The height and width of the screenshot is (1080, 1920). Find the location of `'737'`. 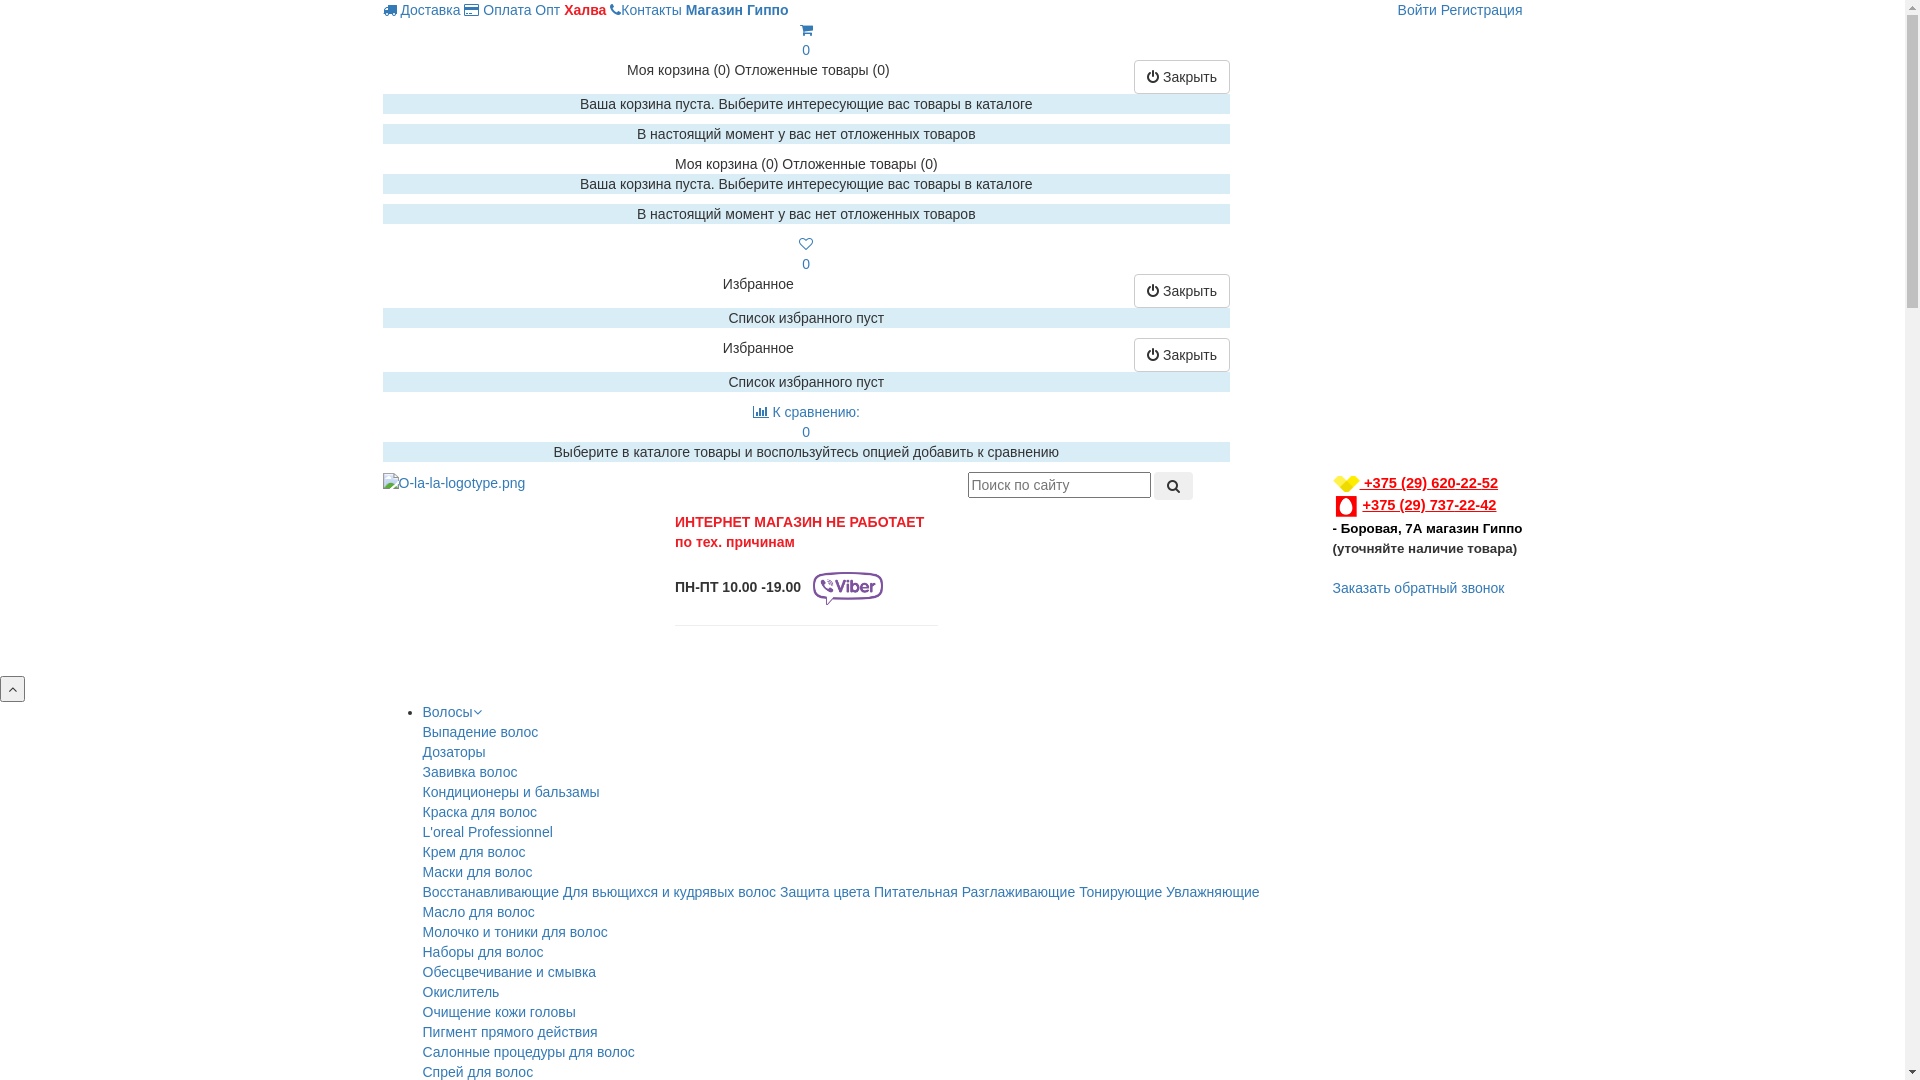

'737' is located at coordinates (1440, 504).